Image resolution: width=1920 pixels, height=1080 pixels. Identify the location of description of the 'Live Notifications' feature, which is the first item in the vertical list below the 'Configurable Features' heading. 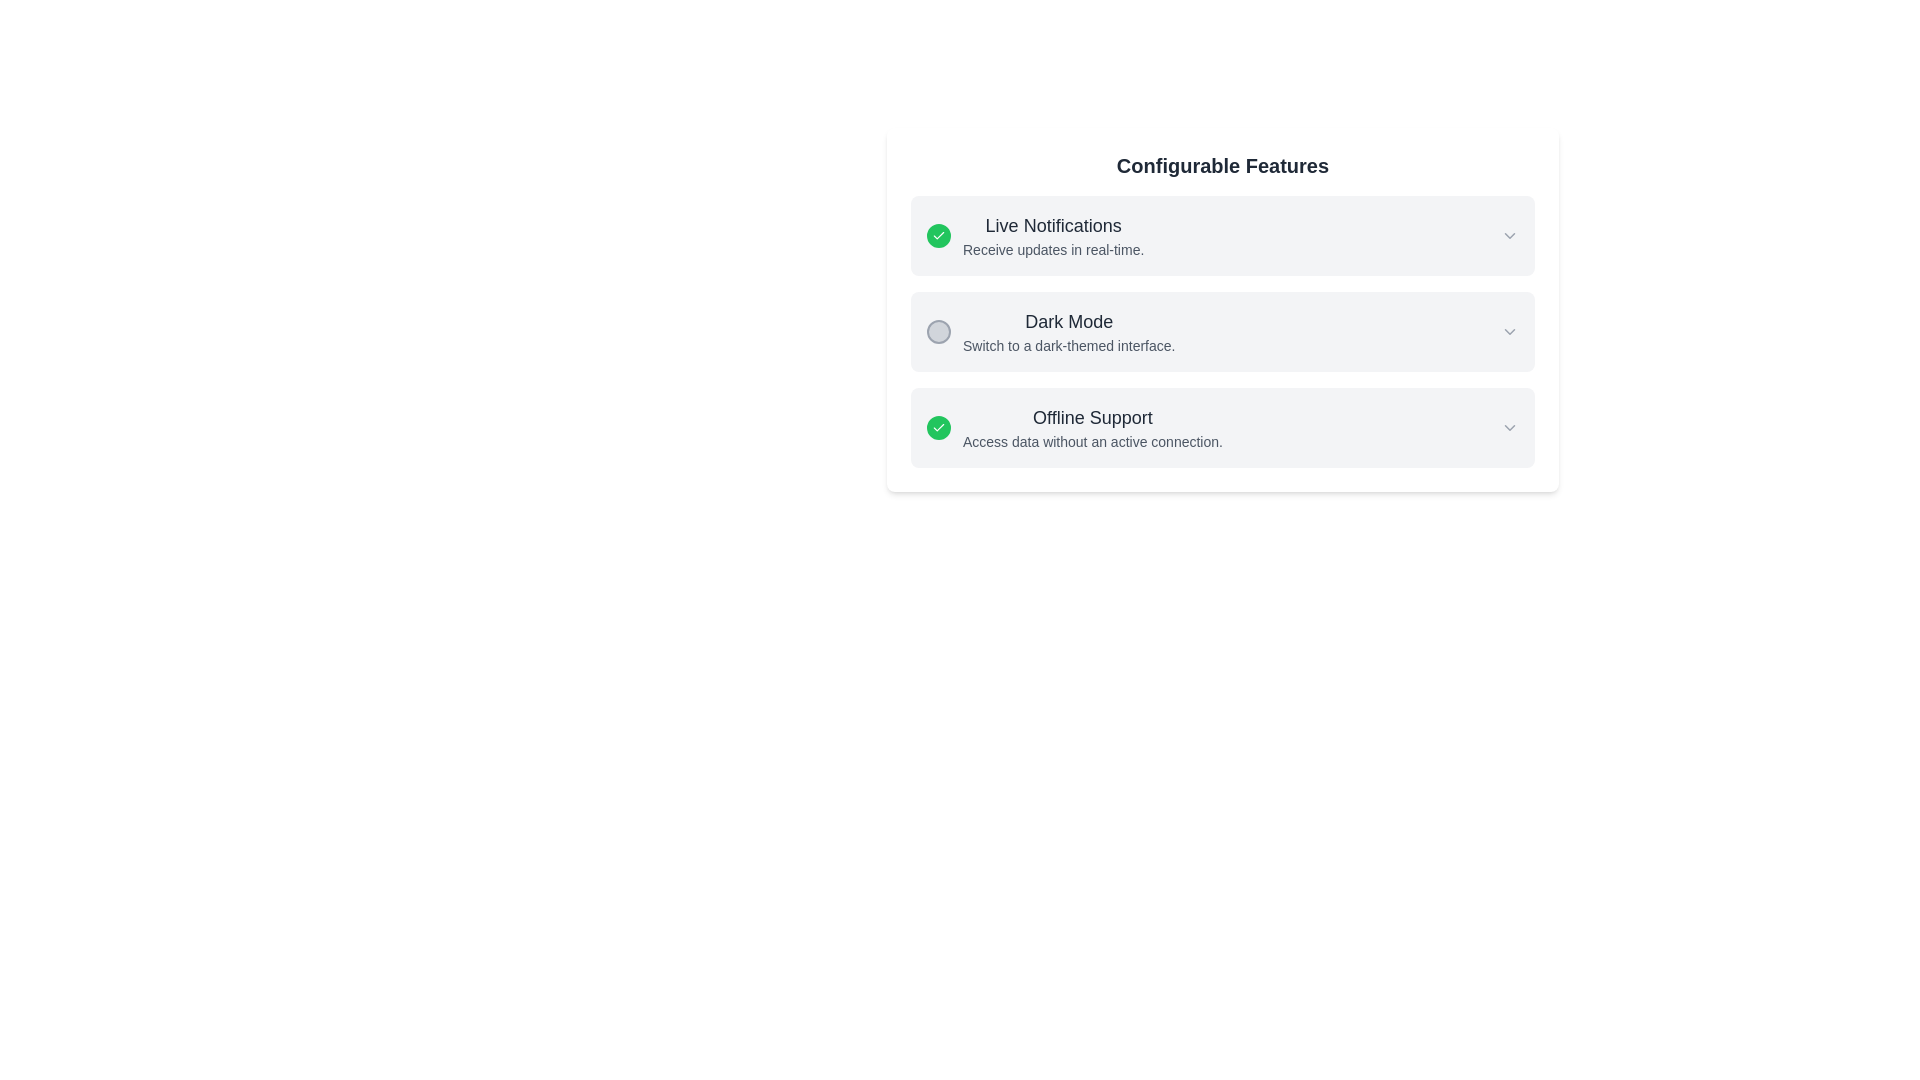
(1035, 234).